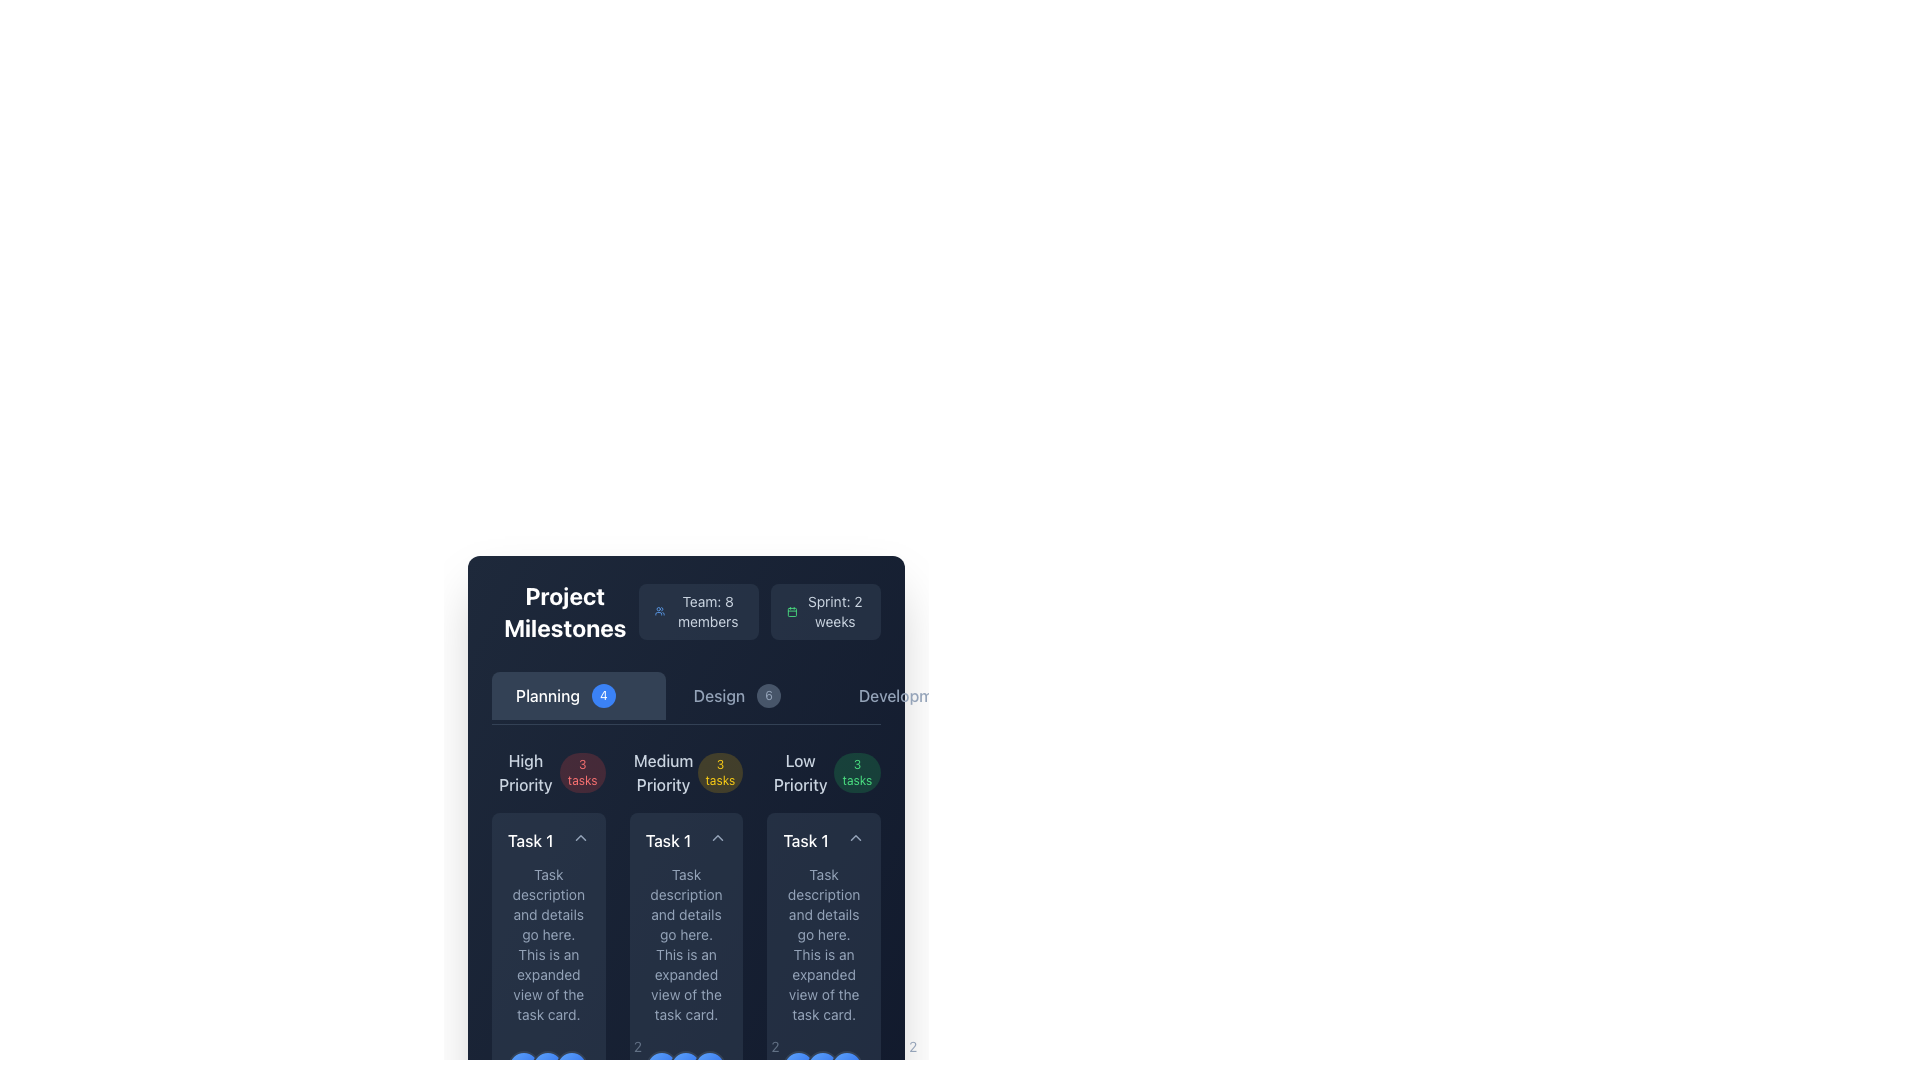  I want to click on the second tab in the horizontal tab group, labeled 'Design', so click(749, 694).